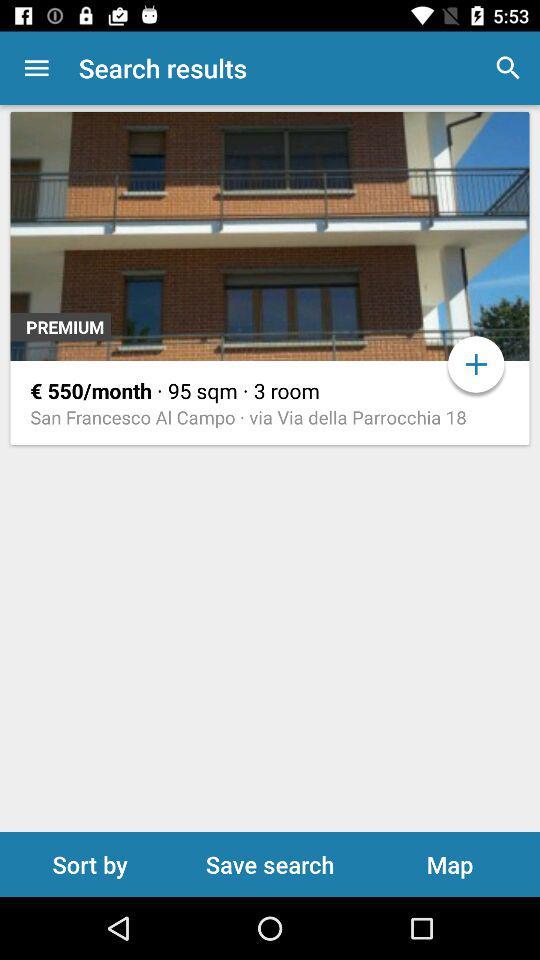 This screenshot has height=960, width=540. I want to click on icon next to the map, so click(270, 863).